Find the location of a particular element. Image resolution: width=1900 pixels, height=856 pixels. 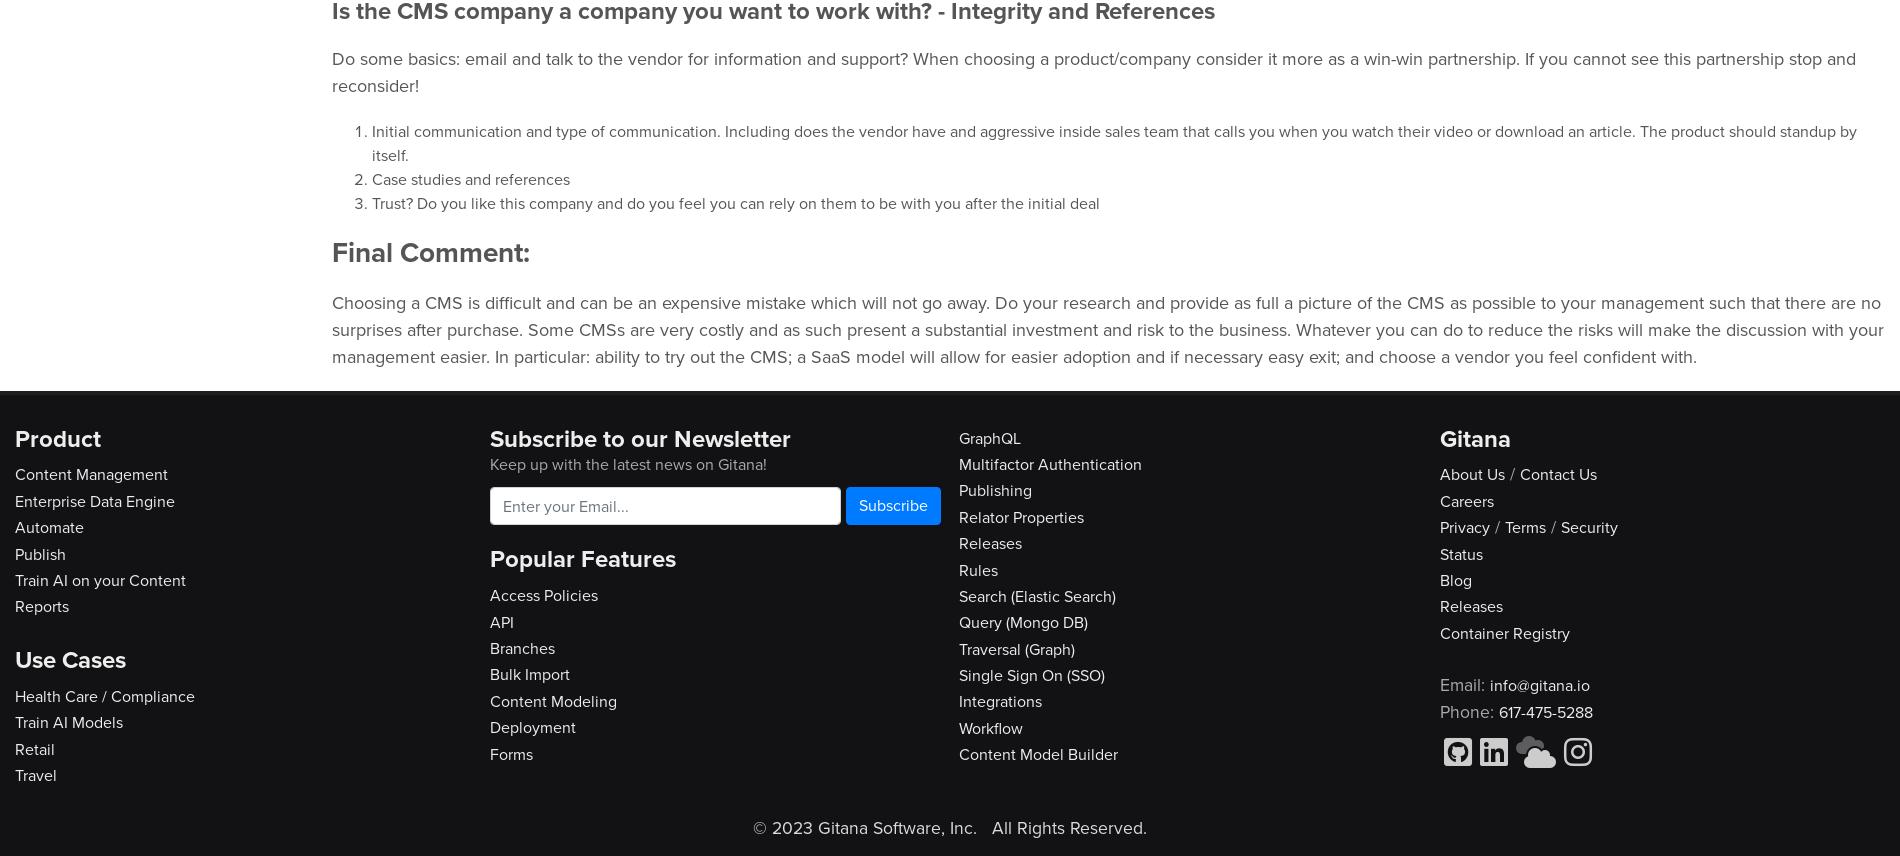

'Workflow' is located at coordinates (991, 727).